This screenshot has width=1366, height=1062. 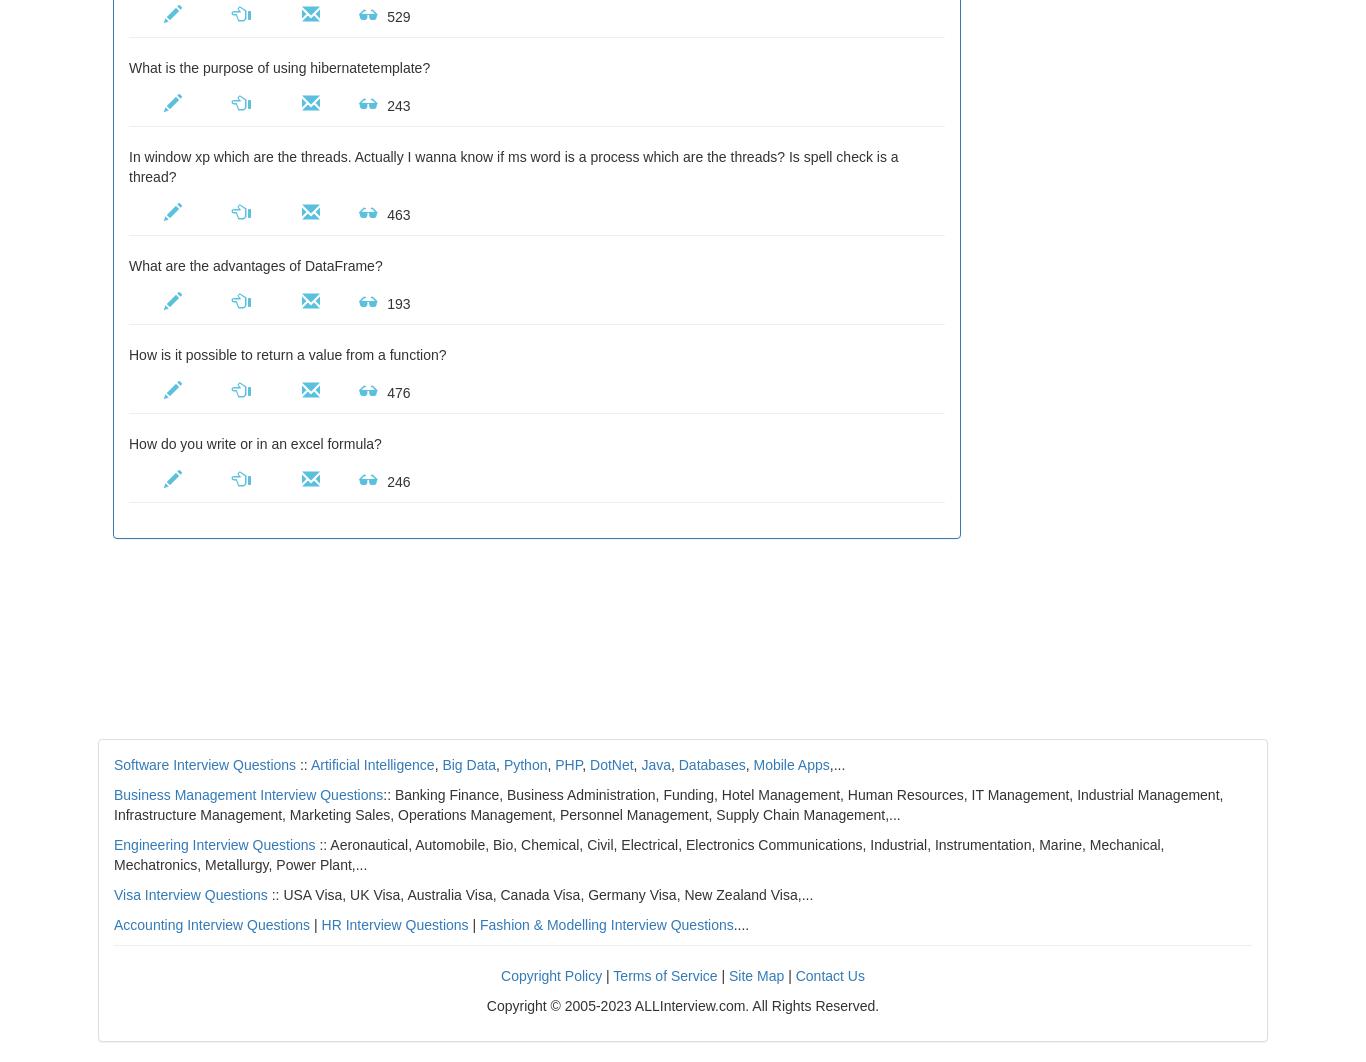 I want to click on 'In window xp which are the threads. Actually I wanna know if ms word is a process which are the threads? Is spell check is a thread?', so click(x=513, y=167).